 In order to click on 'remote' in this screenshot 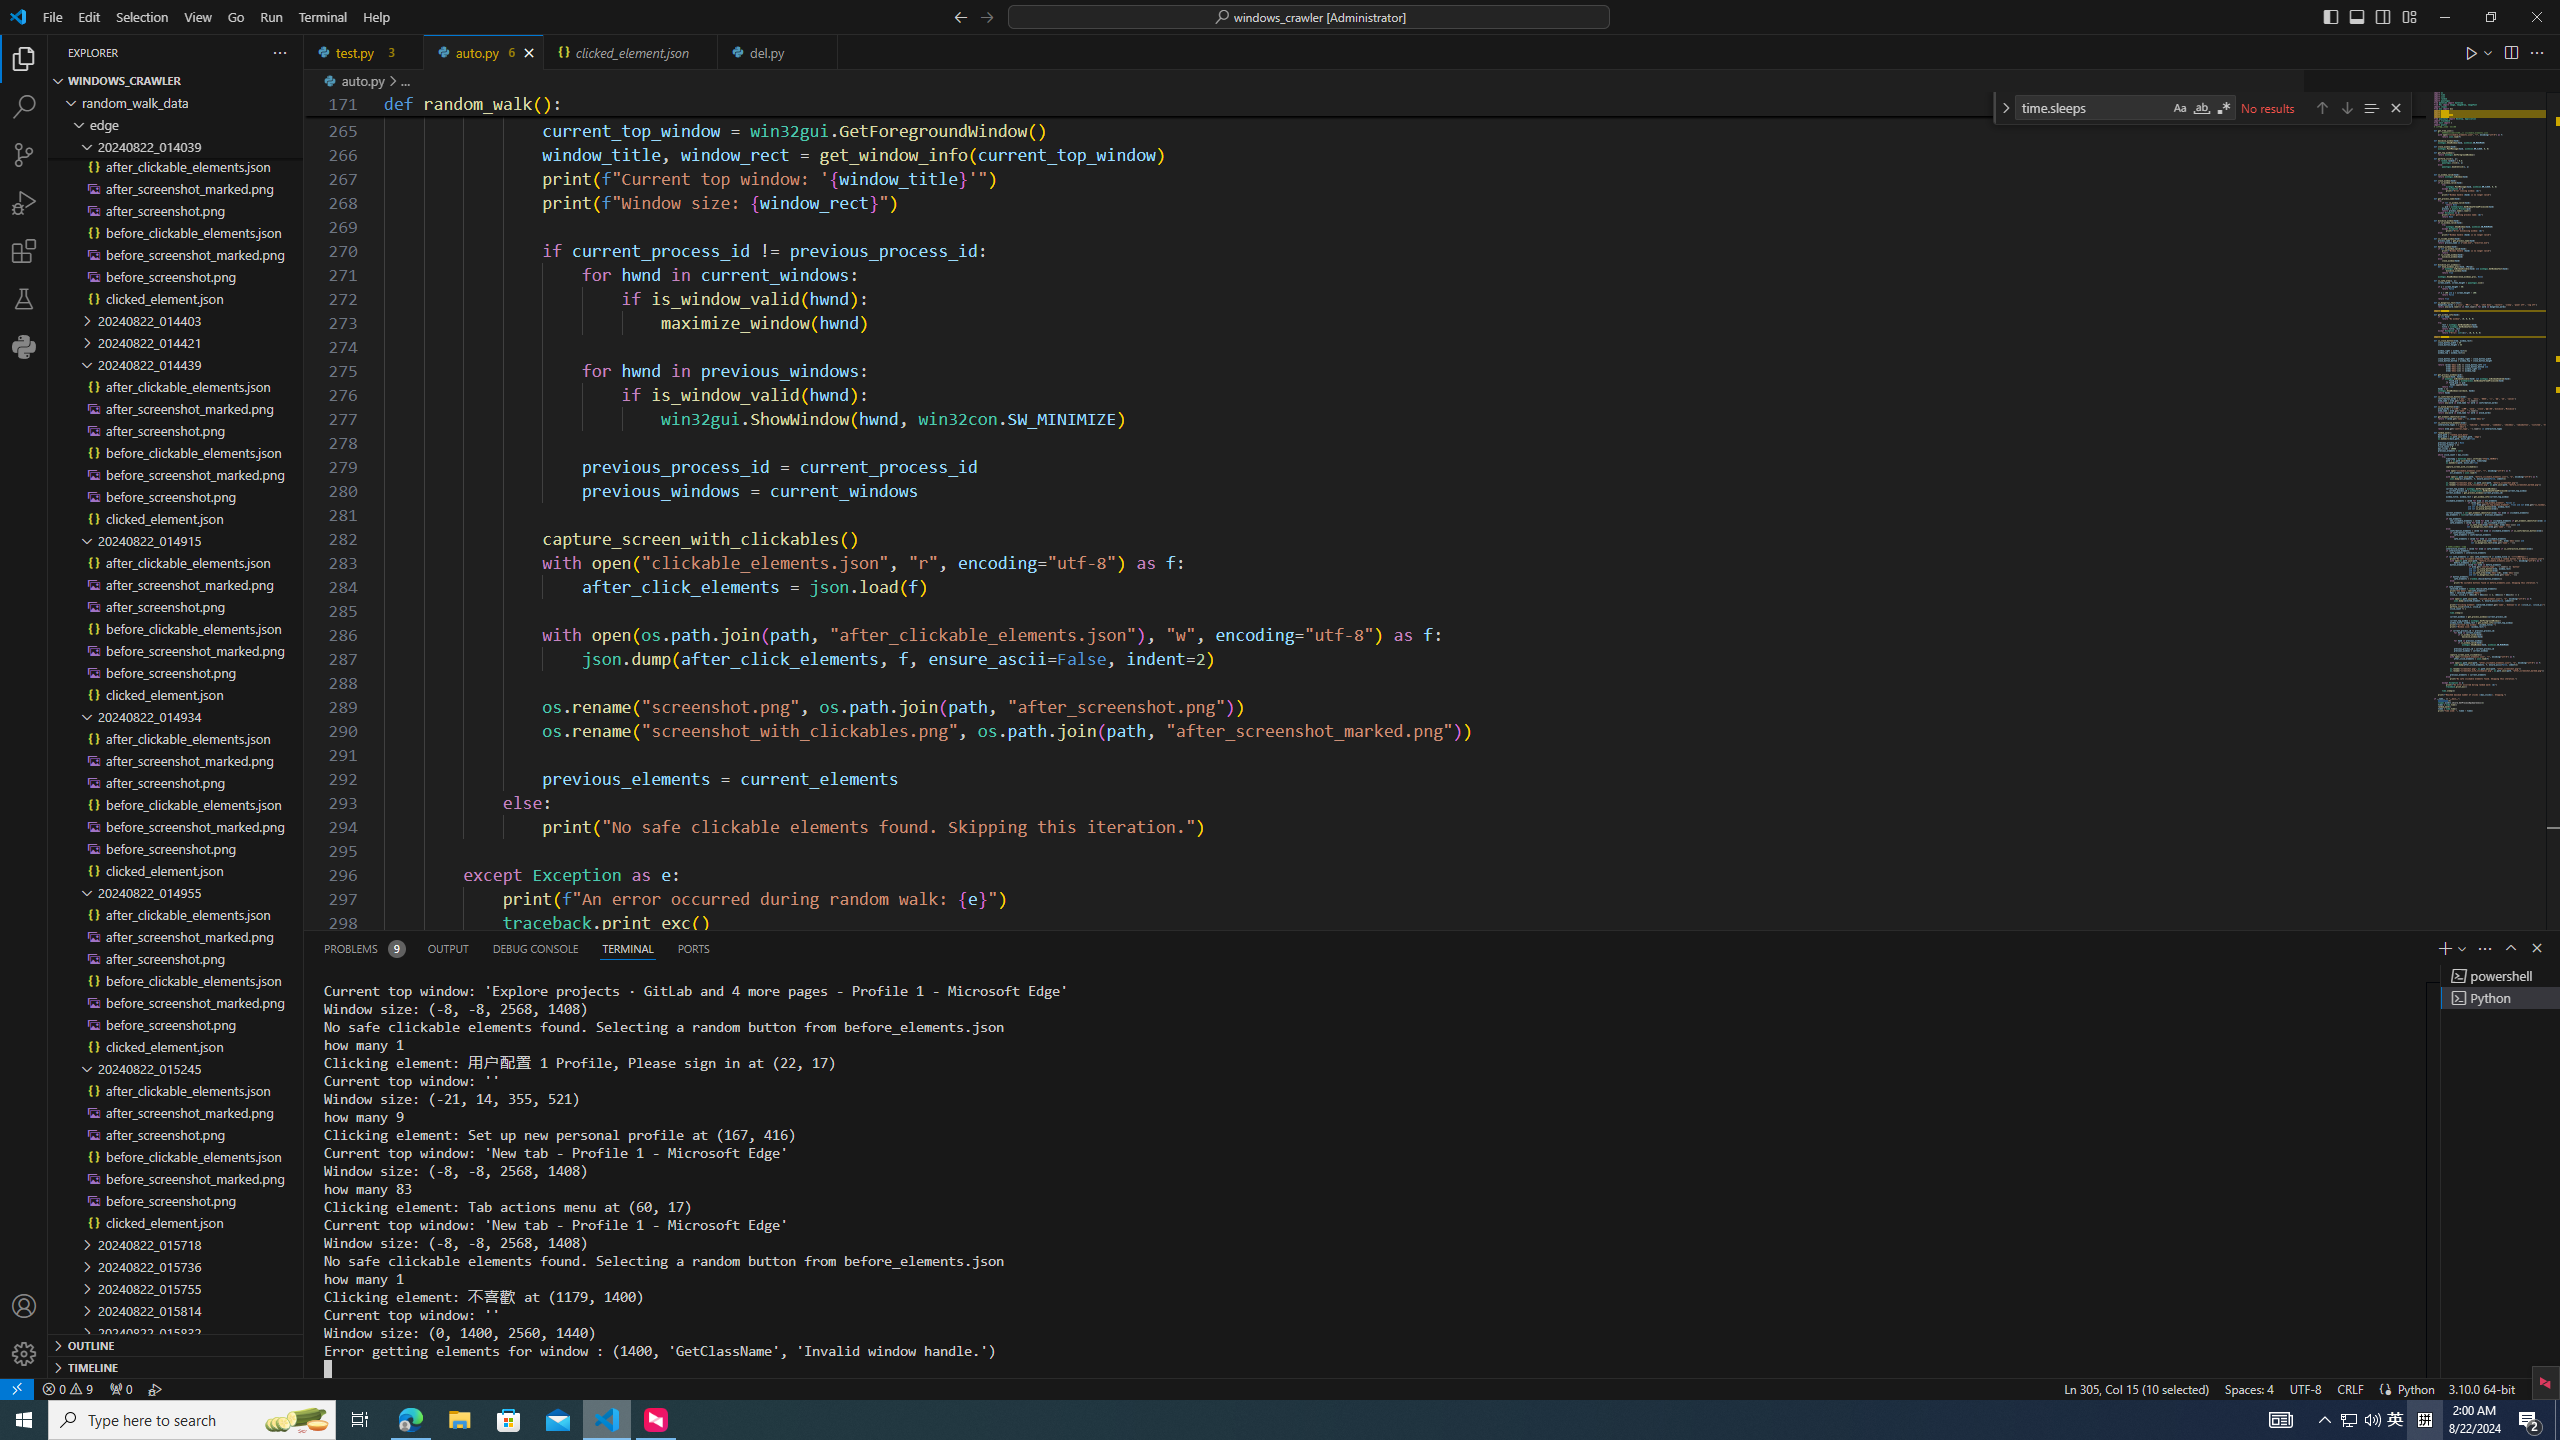, I will do `click(16, 1387)`.